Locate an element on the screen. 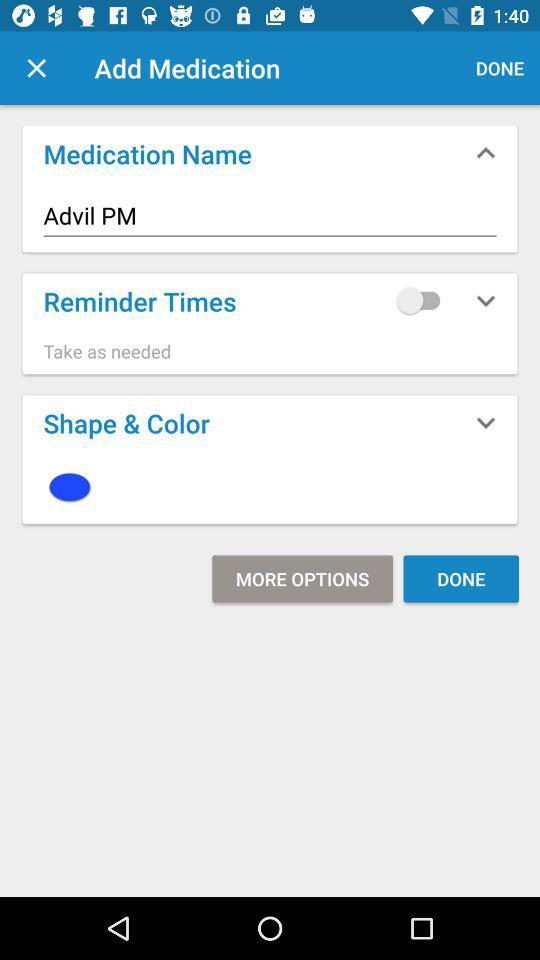 The height and width of the screenshot is (960, 540). the tab is located at coordinates (36, 68).